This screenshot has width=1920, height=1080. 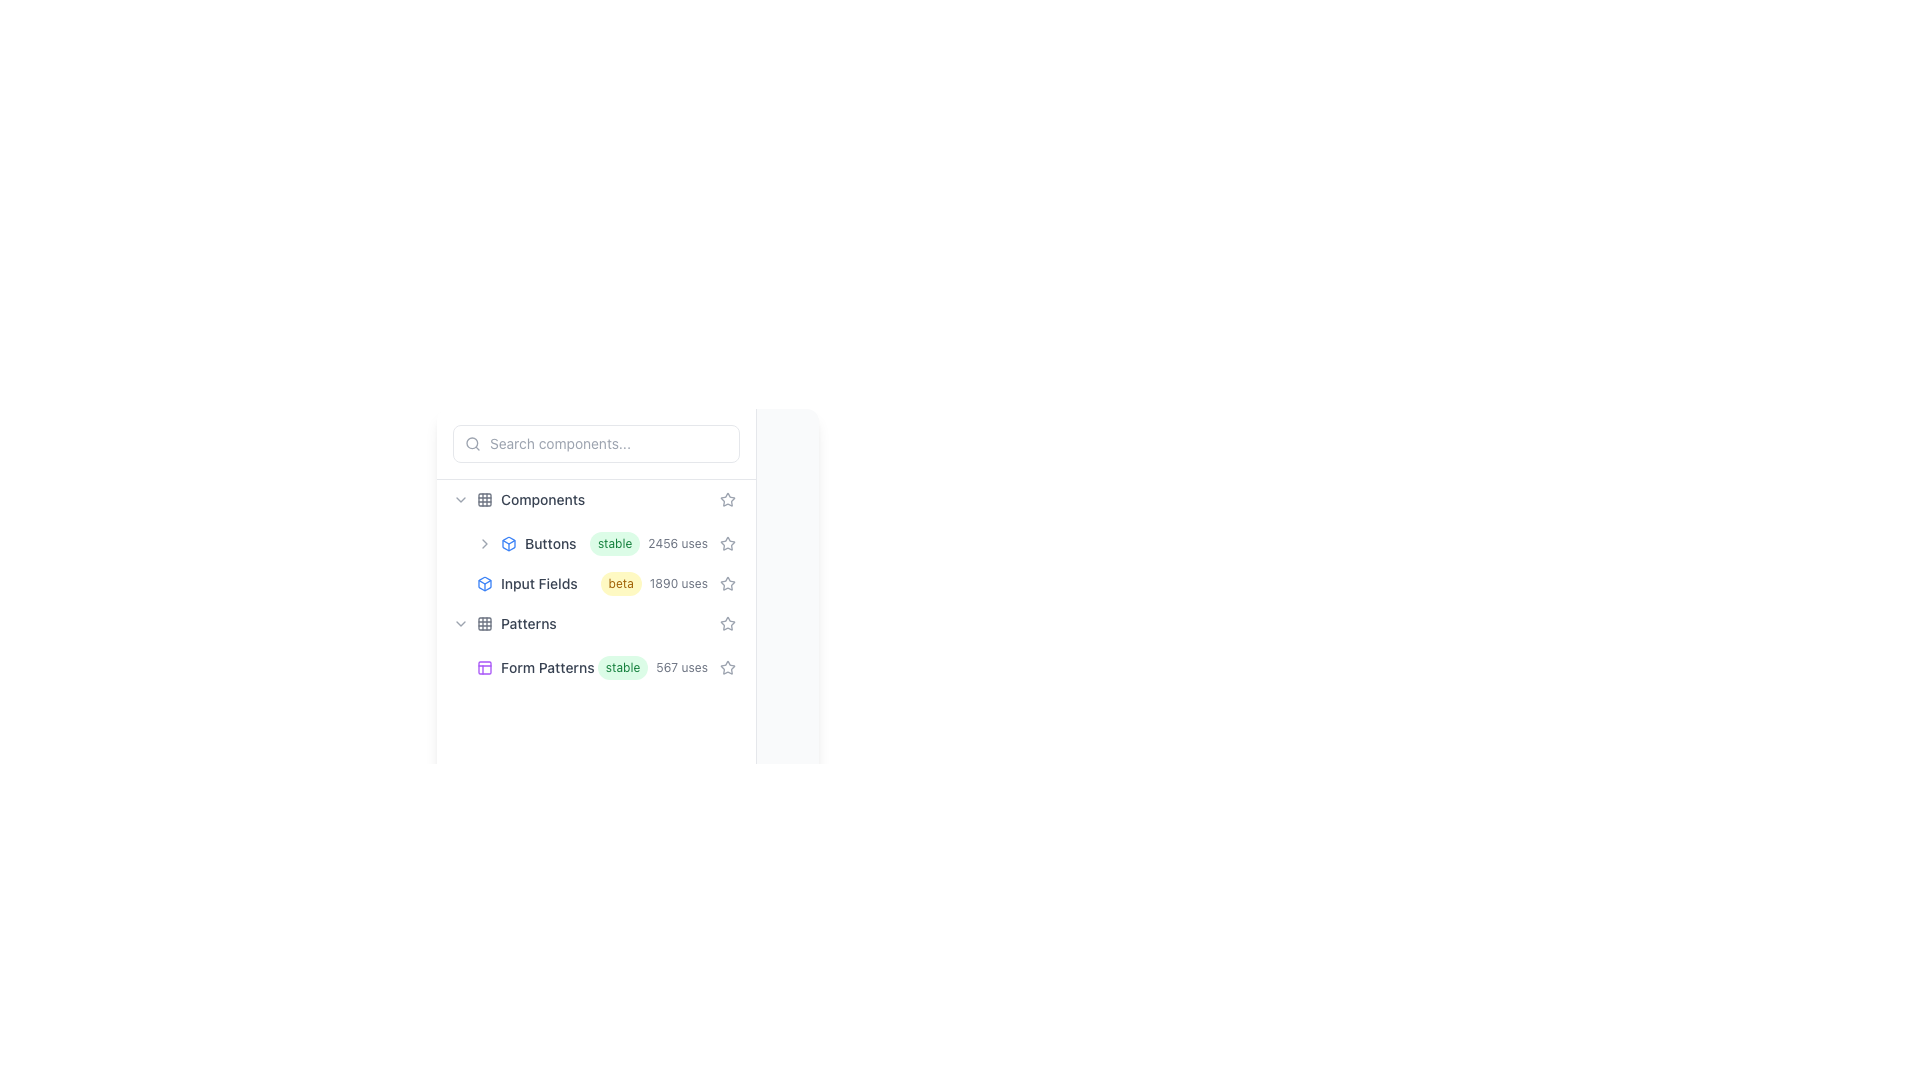 I want to click on the star-shaped icon with a thin outline and rounded edges in the 'Form Patterns' row under the 'Patterns' section, so click(x=727, y=667).